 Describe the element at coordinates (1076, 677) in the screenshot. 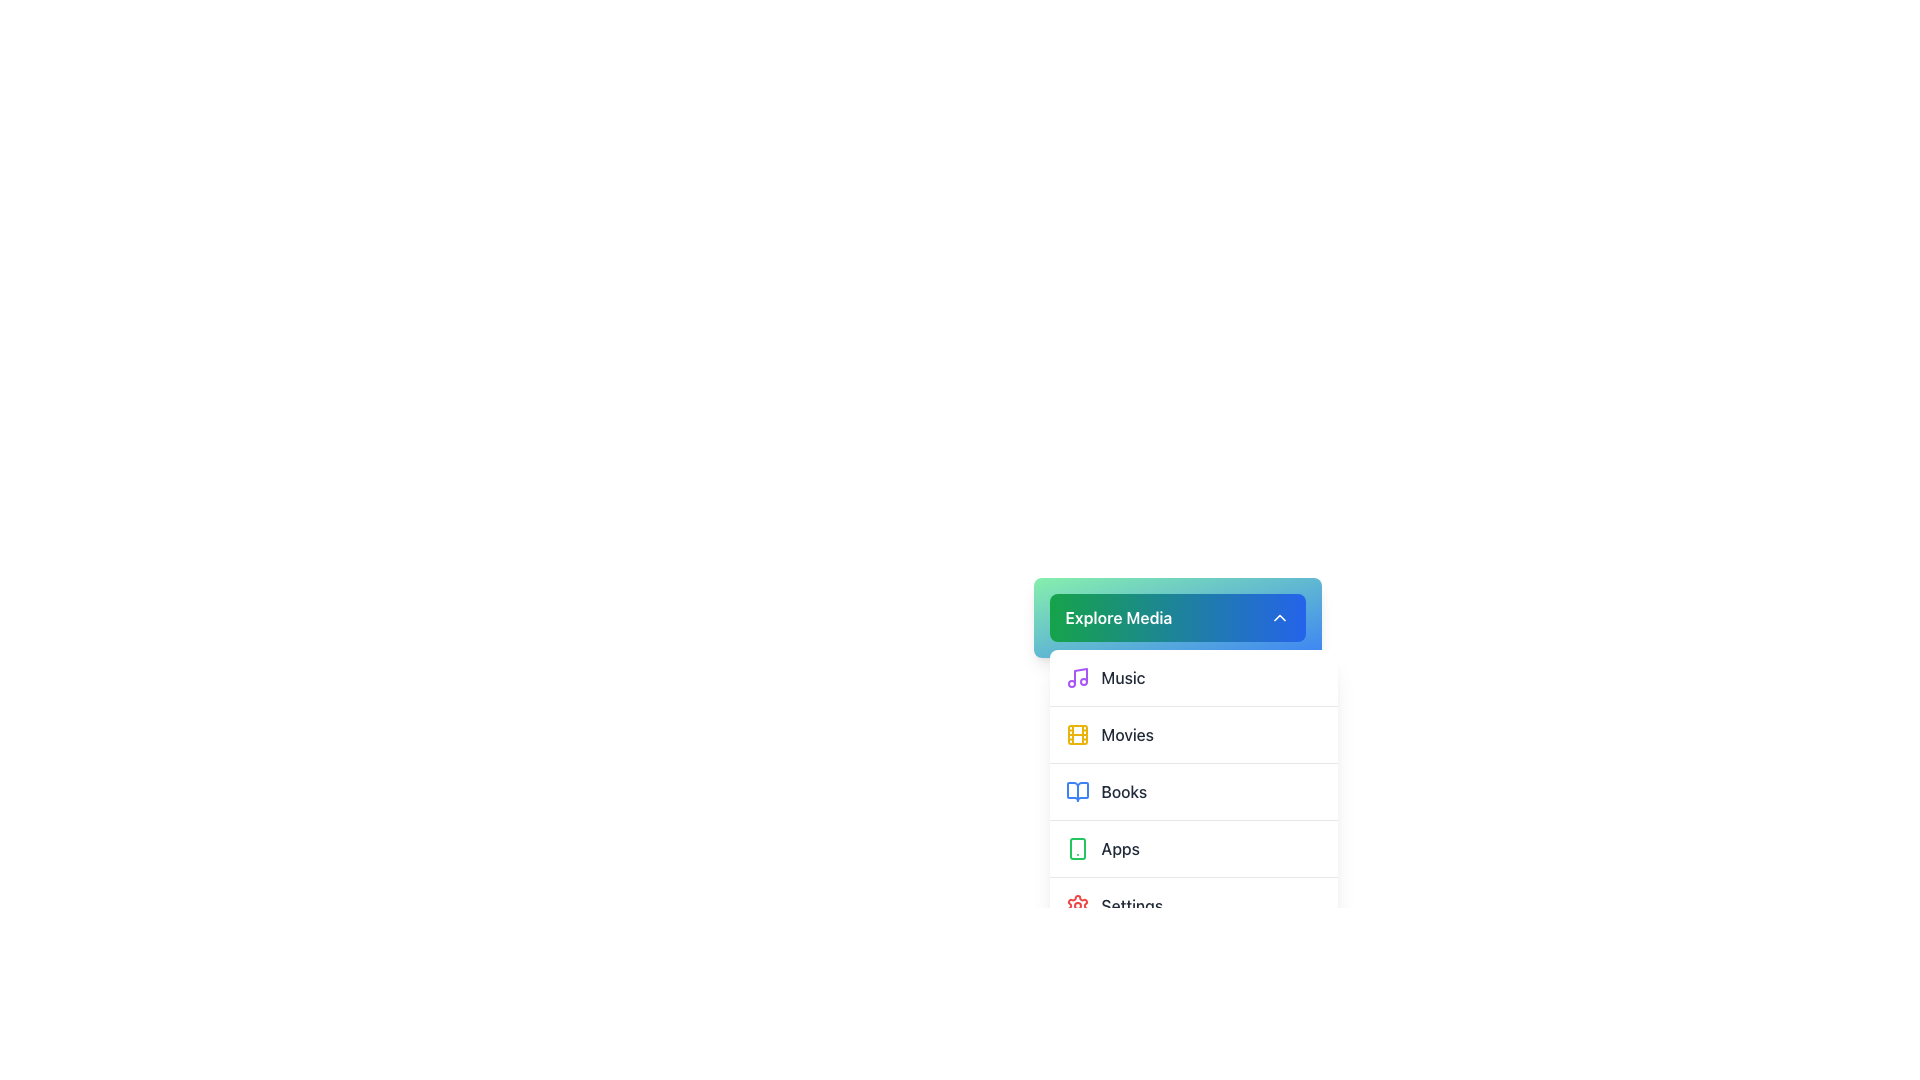

I see `the vibrant purple musical notes icon located next to the 'Music' label in the vertical menu under the 'Explore Media' heading` at that location.